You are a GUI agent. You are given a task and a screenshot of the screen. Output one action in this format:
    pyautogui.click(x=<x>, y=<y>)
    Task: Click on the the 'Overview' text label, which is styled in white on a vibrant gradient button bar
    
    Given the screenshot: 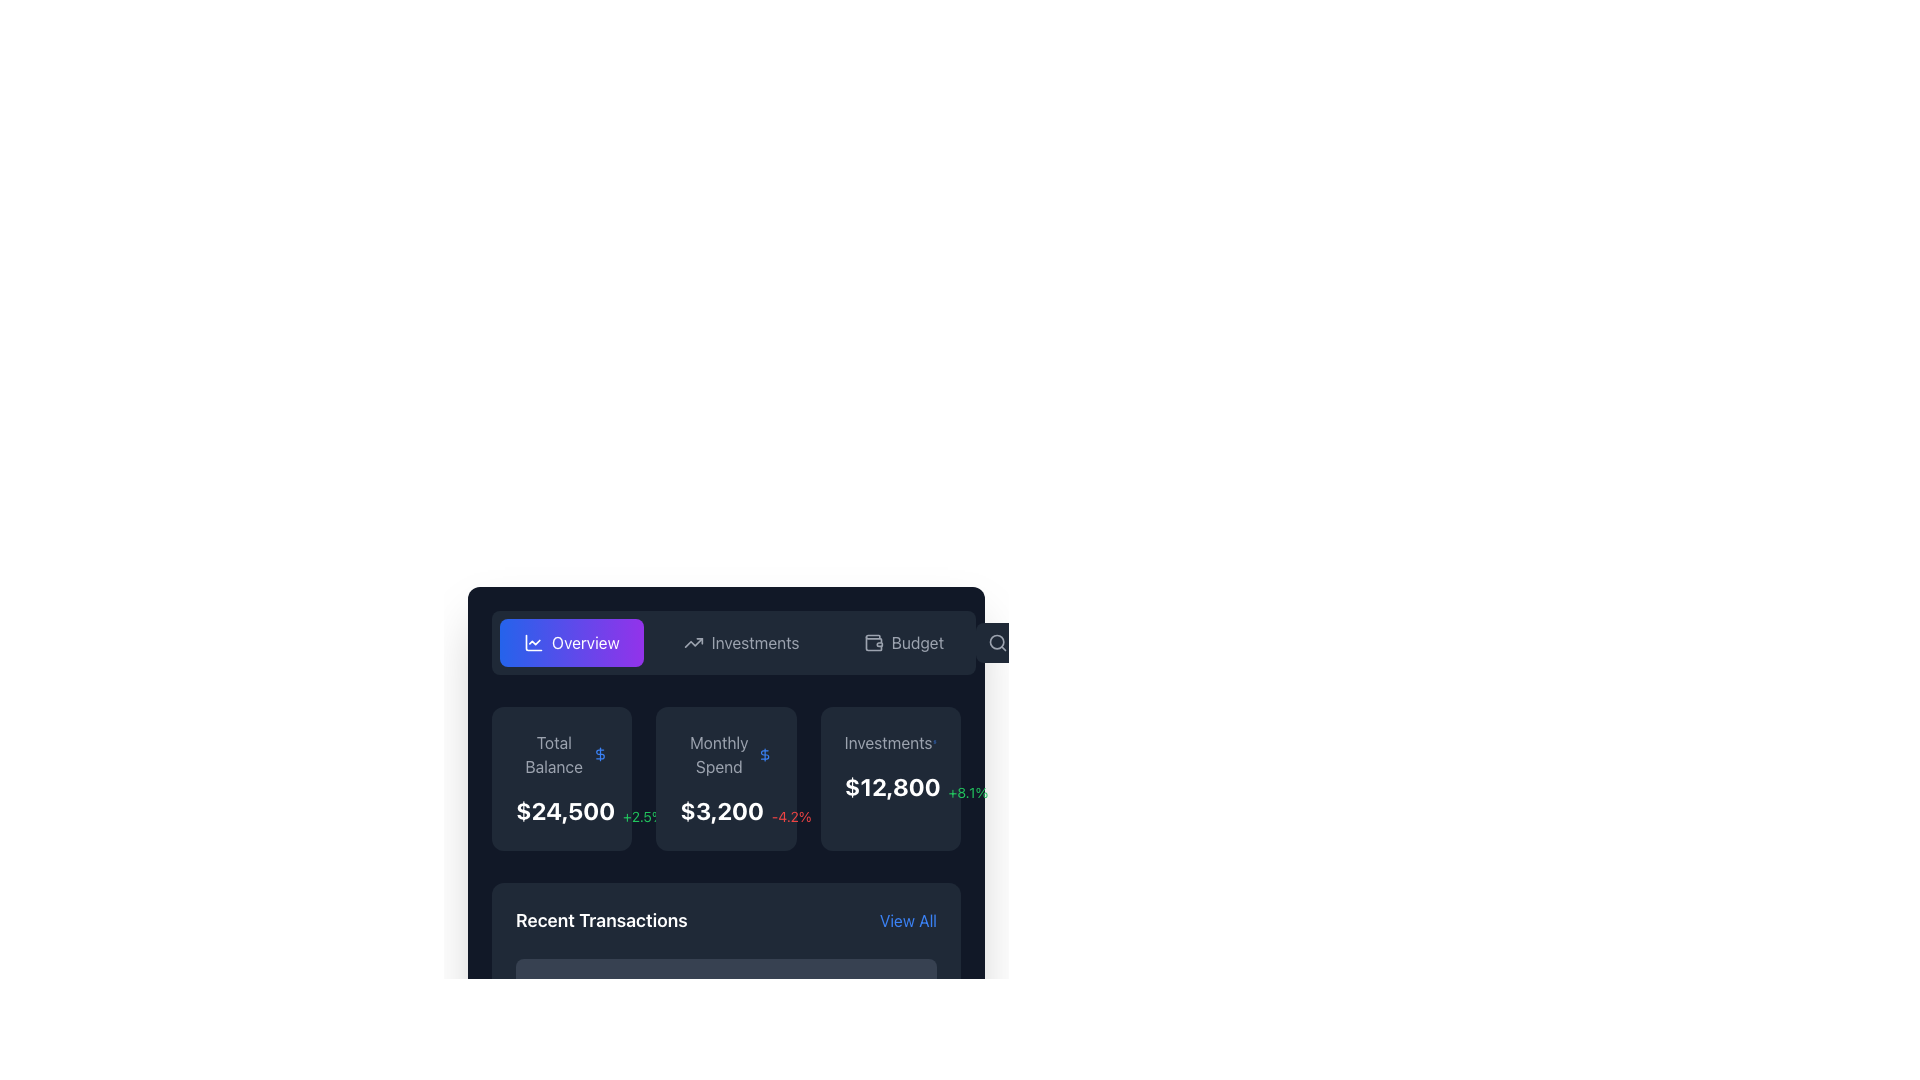 What is the action you would take?
    pyautogui.click(x=584, y=643)
    